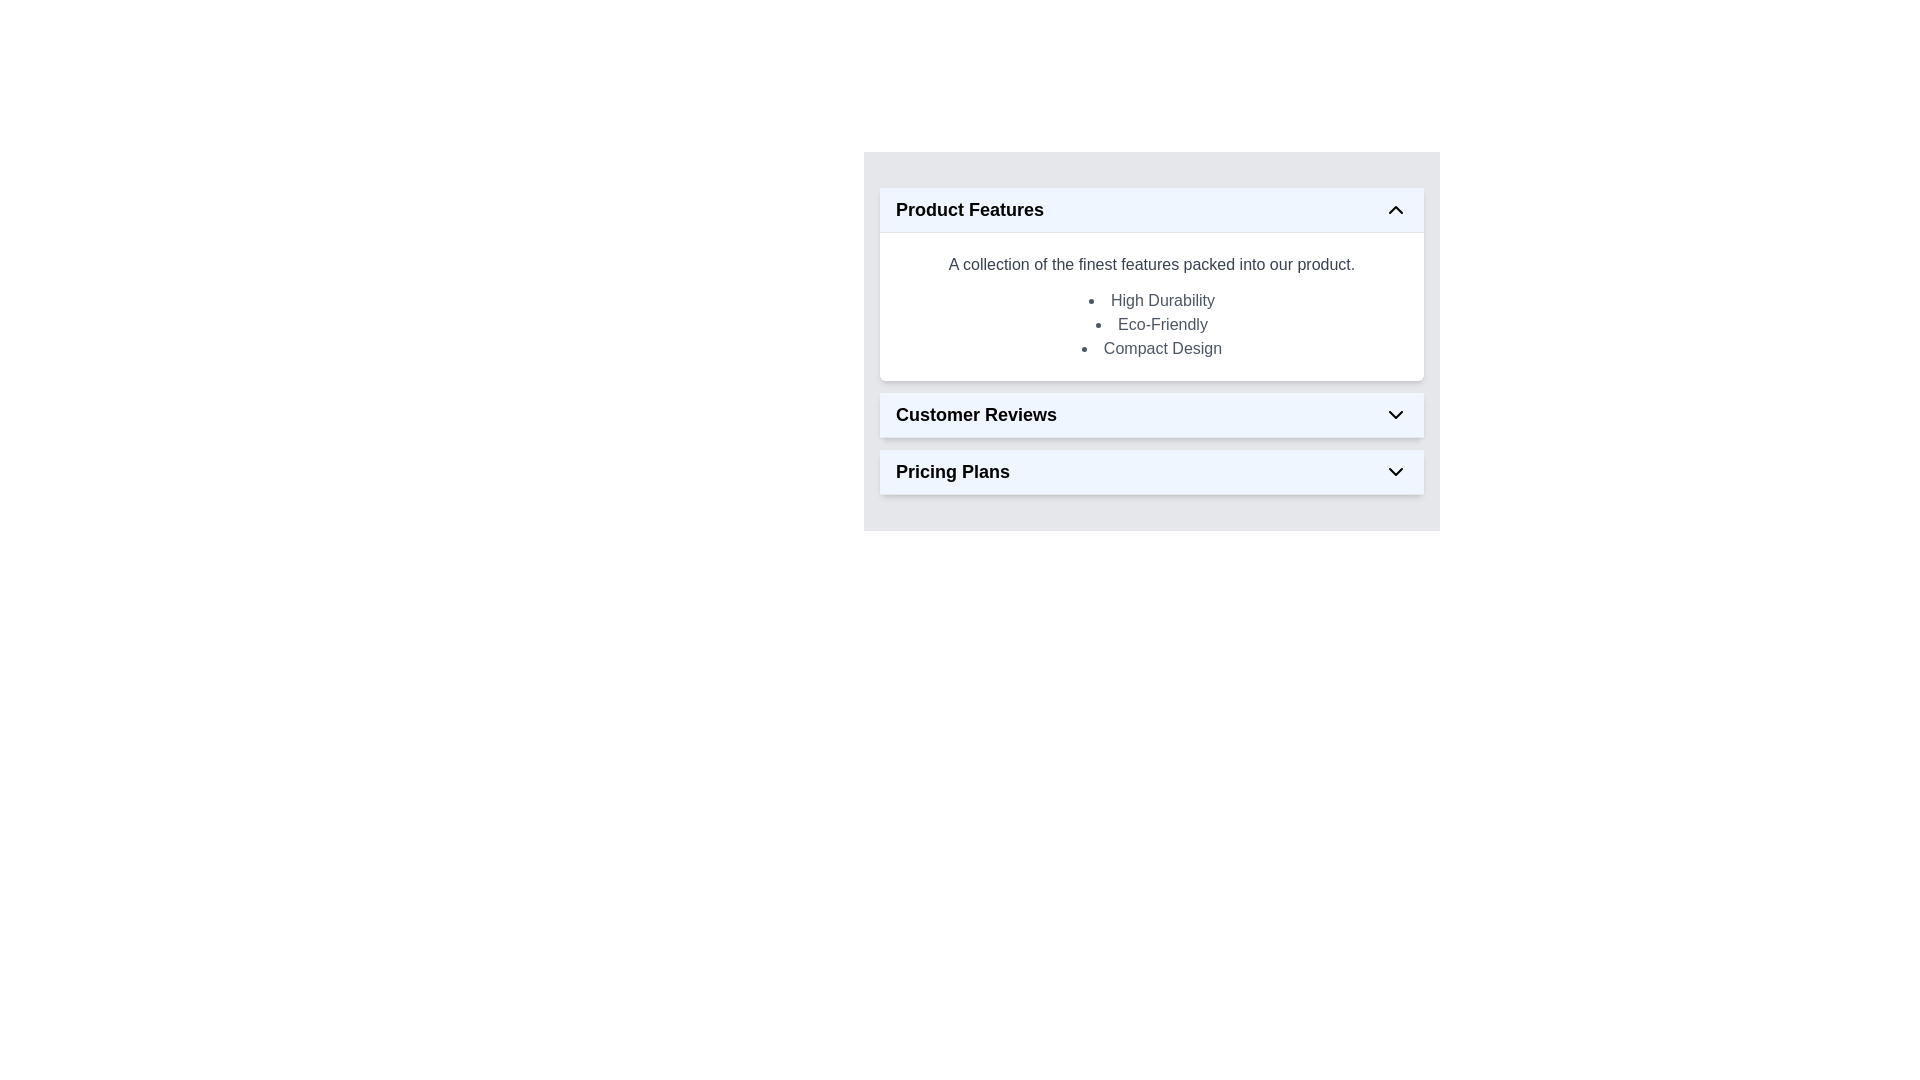 Image resolution: width=1920 pixels, height=1080 pixels. What do you see at coordinates (1395, 209) in the screenshot?
I see `the toggle chevron icon button located in the header section of the 'Product Features' collapsible section, which is aligned to the right of the 'Product Features' text label` at bounding box center [1395, 209].